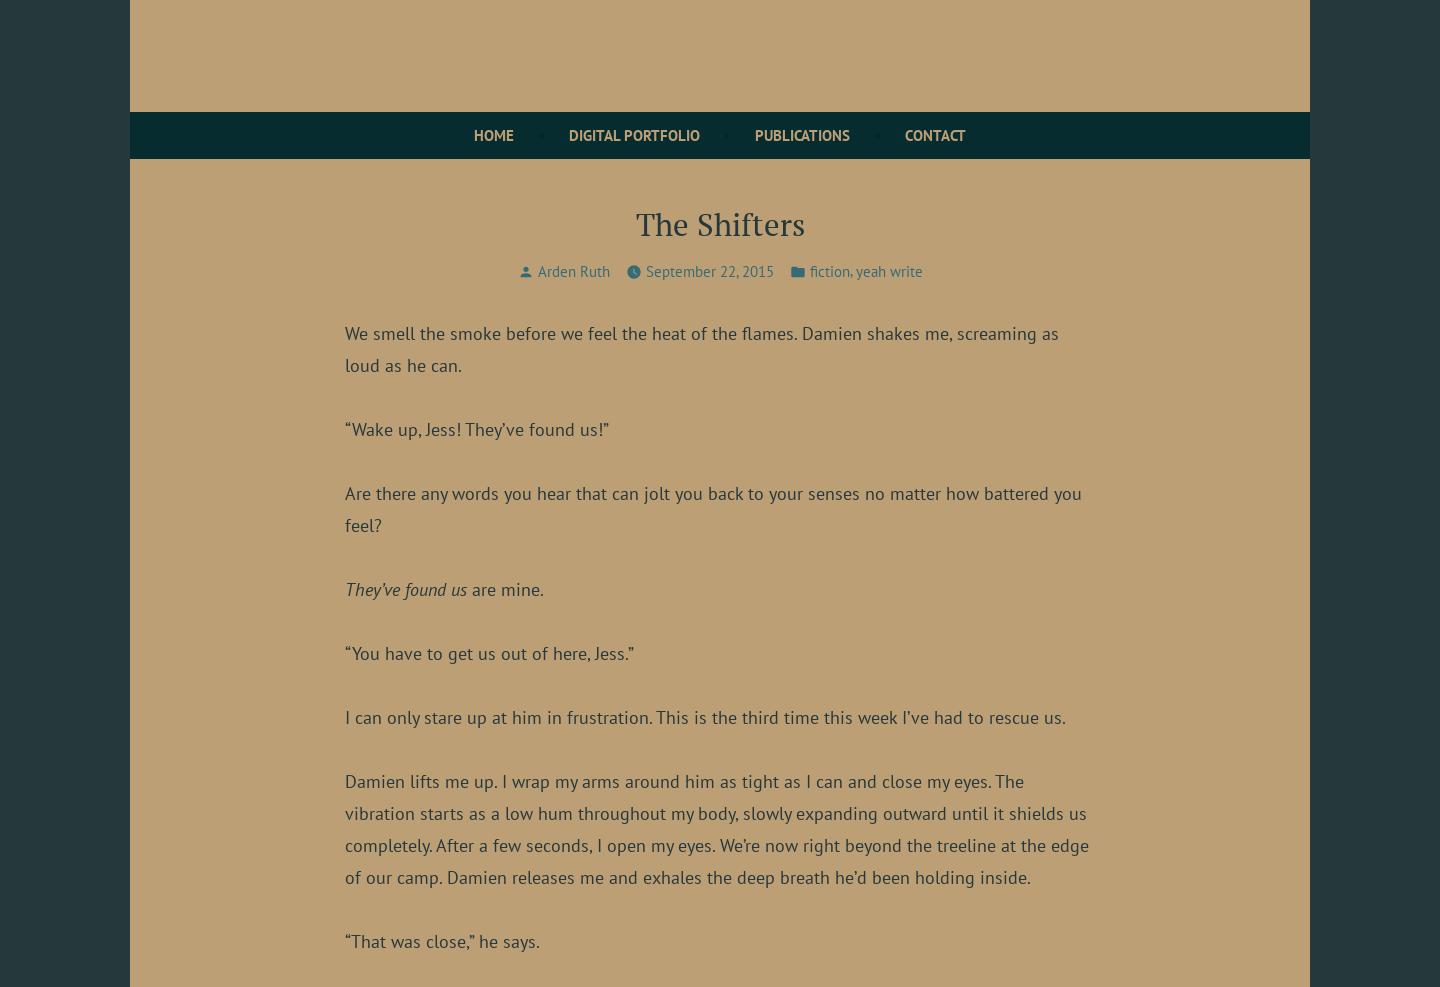 Image resolution: width=1440 pixels, height=987 pixels. What do you see at coordinates (345, 940) in the screenshot?
I see `'“That was close,” he says.'` at bounding box center [345, 940].